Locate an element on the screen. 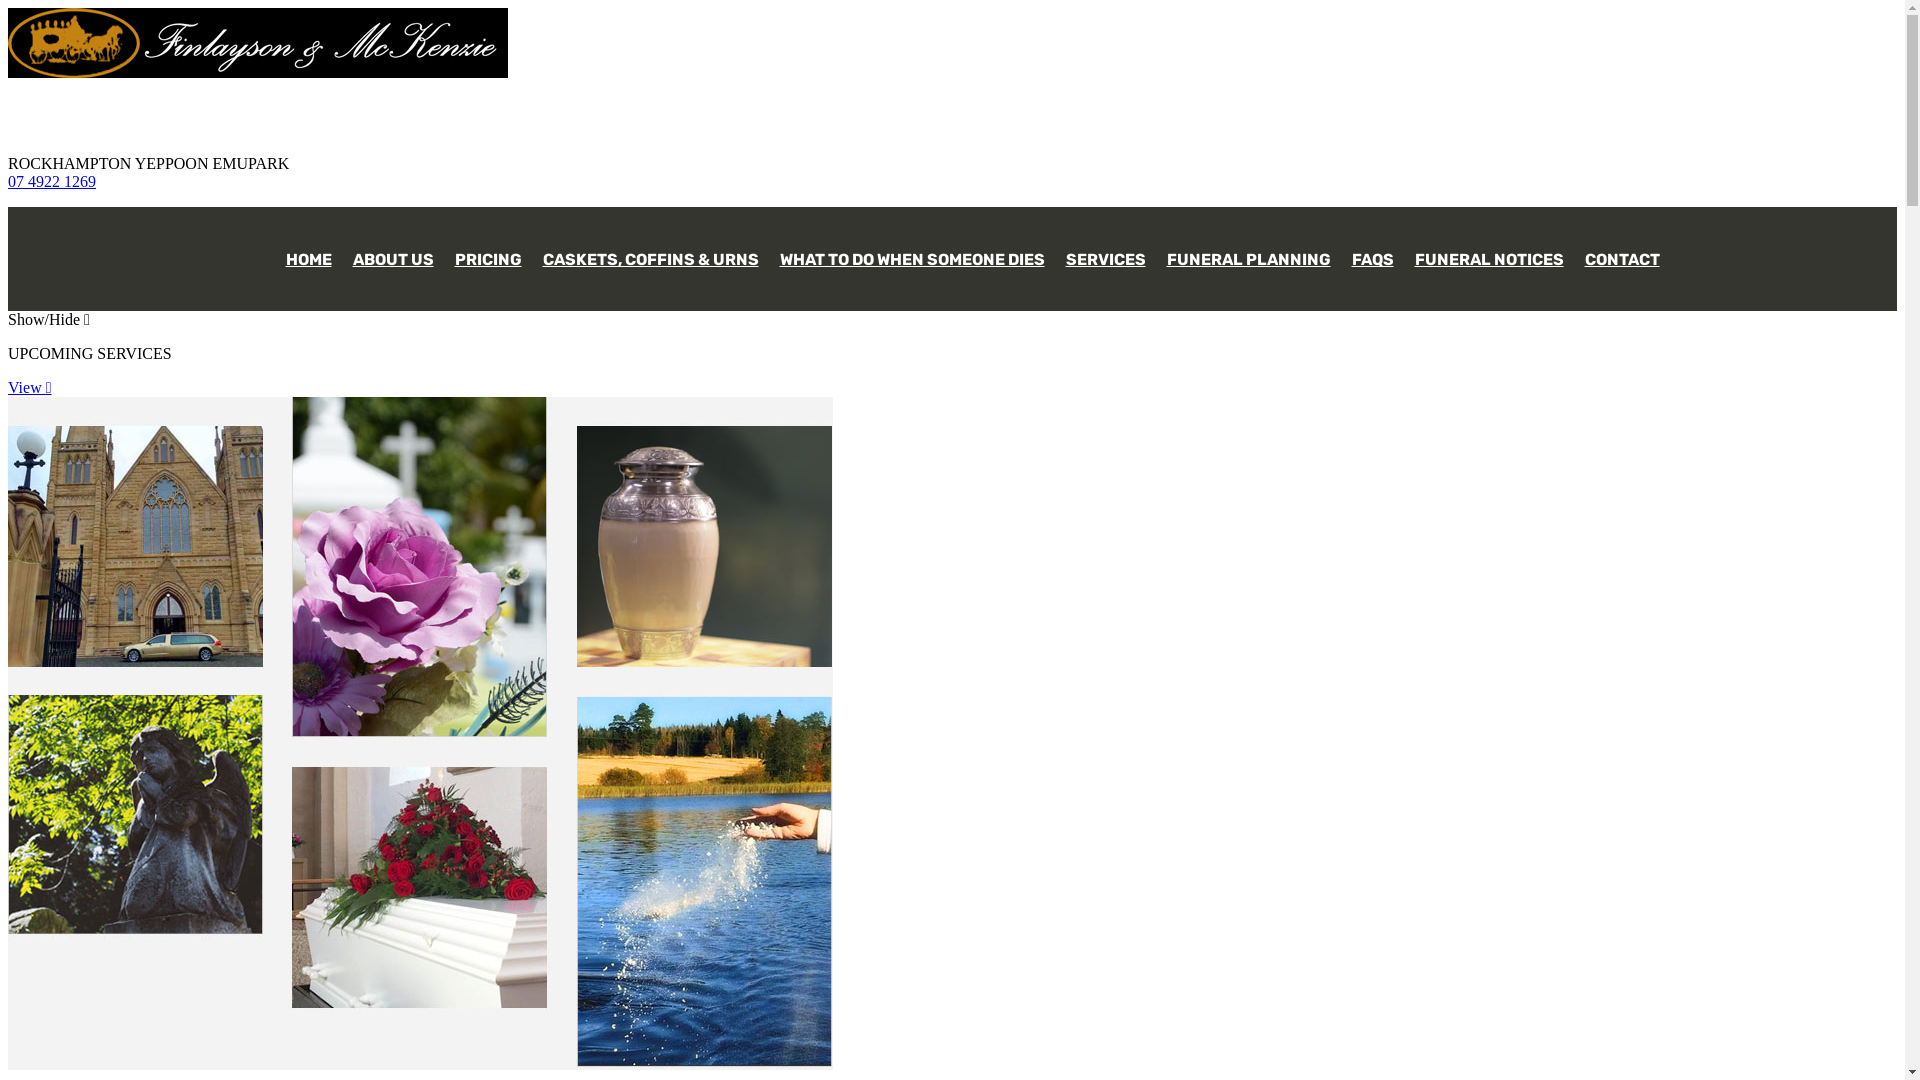 This screenshot has width=1920, height=1080. 'CASKETS, COFFINS & URNS' is located at coordinates (651, 249).